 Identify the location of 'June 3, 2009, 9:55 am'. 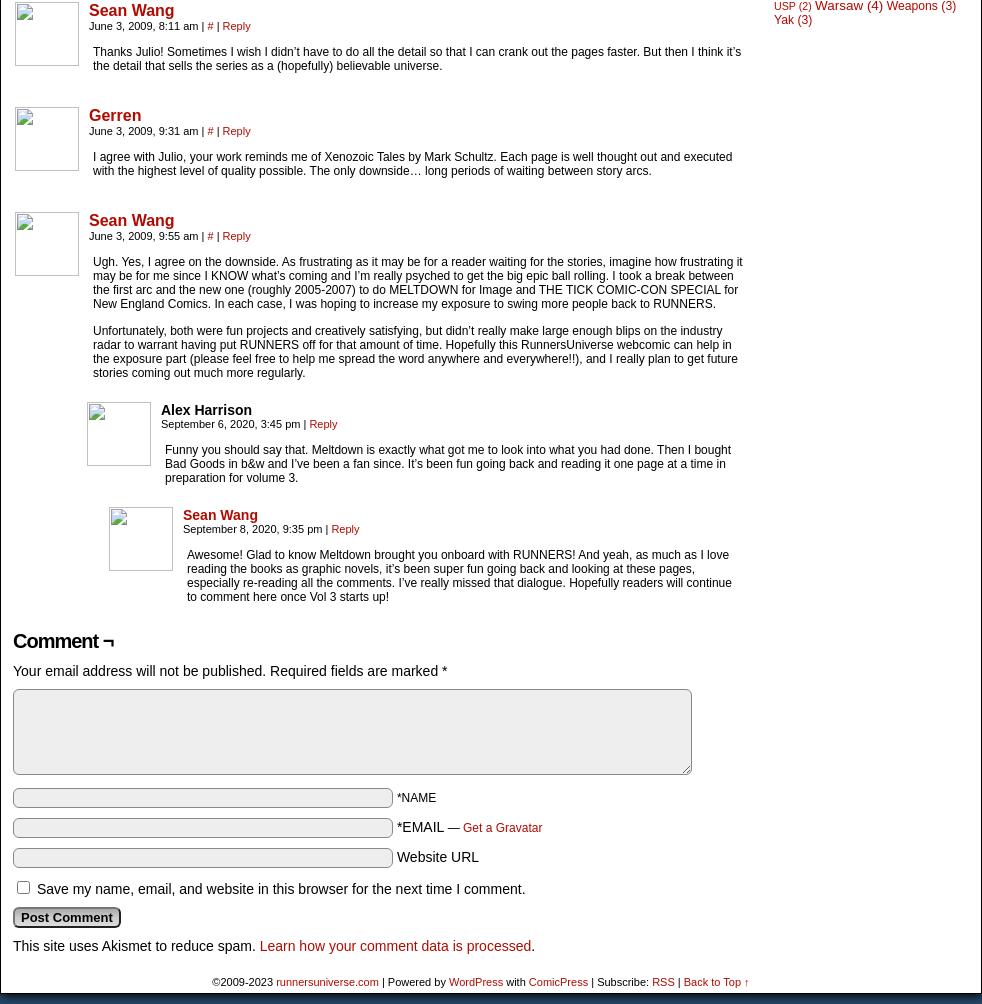
(144, 234).